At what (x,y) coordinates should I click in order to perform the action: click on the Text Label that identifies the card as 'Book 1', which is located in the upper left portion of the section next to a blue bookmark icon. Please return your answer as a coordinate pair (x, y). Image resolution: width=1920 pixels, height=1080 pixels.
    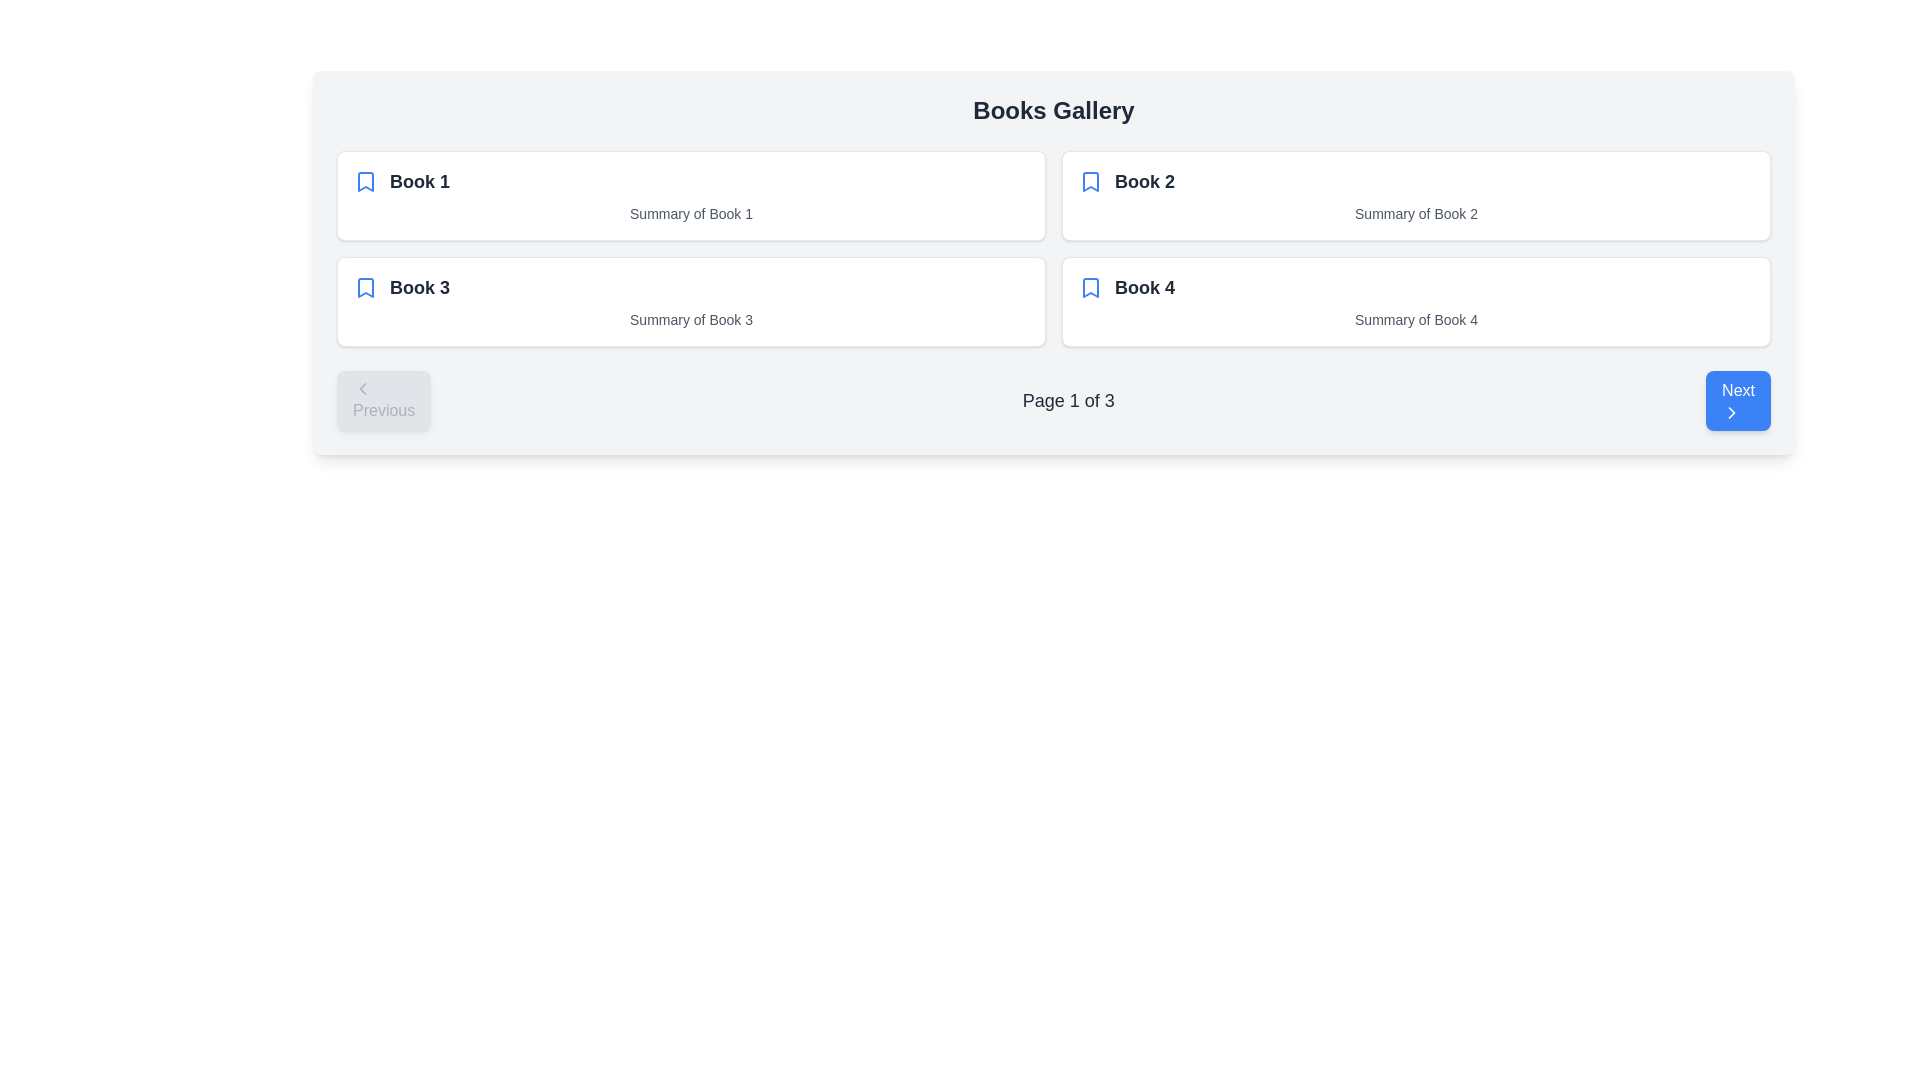
    Looking at the image, I should click on (419, 181).